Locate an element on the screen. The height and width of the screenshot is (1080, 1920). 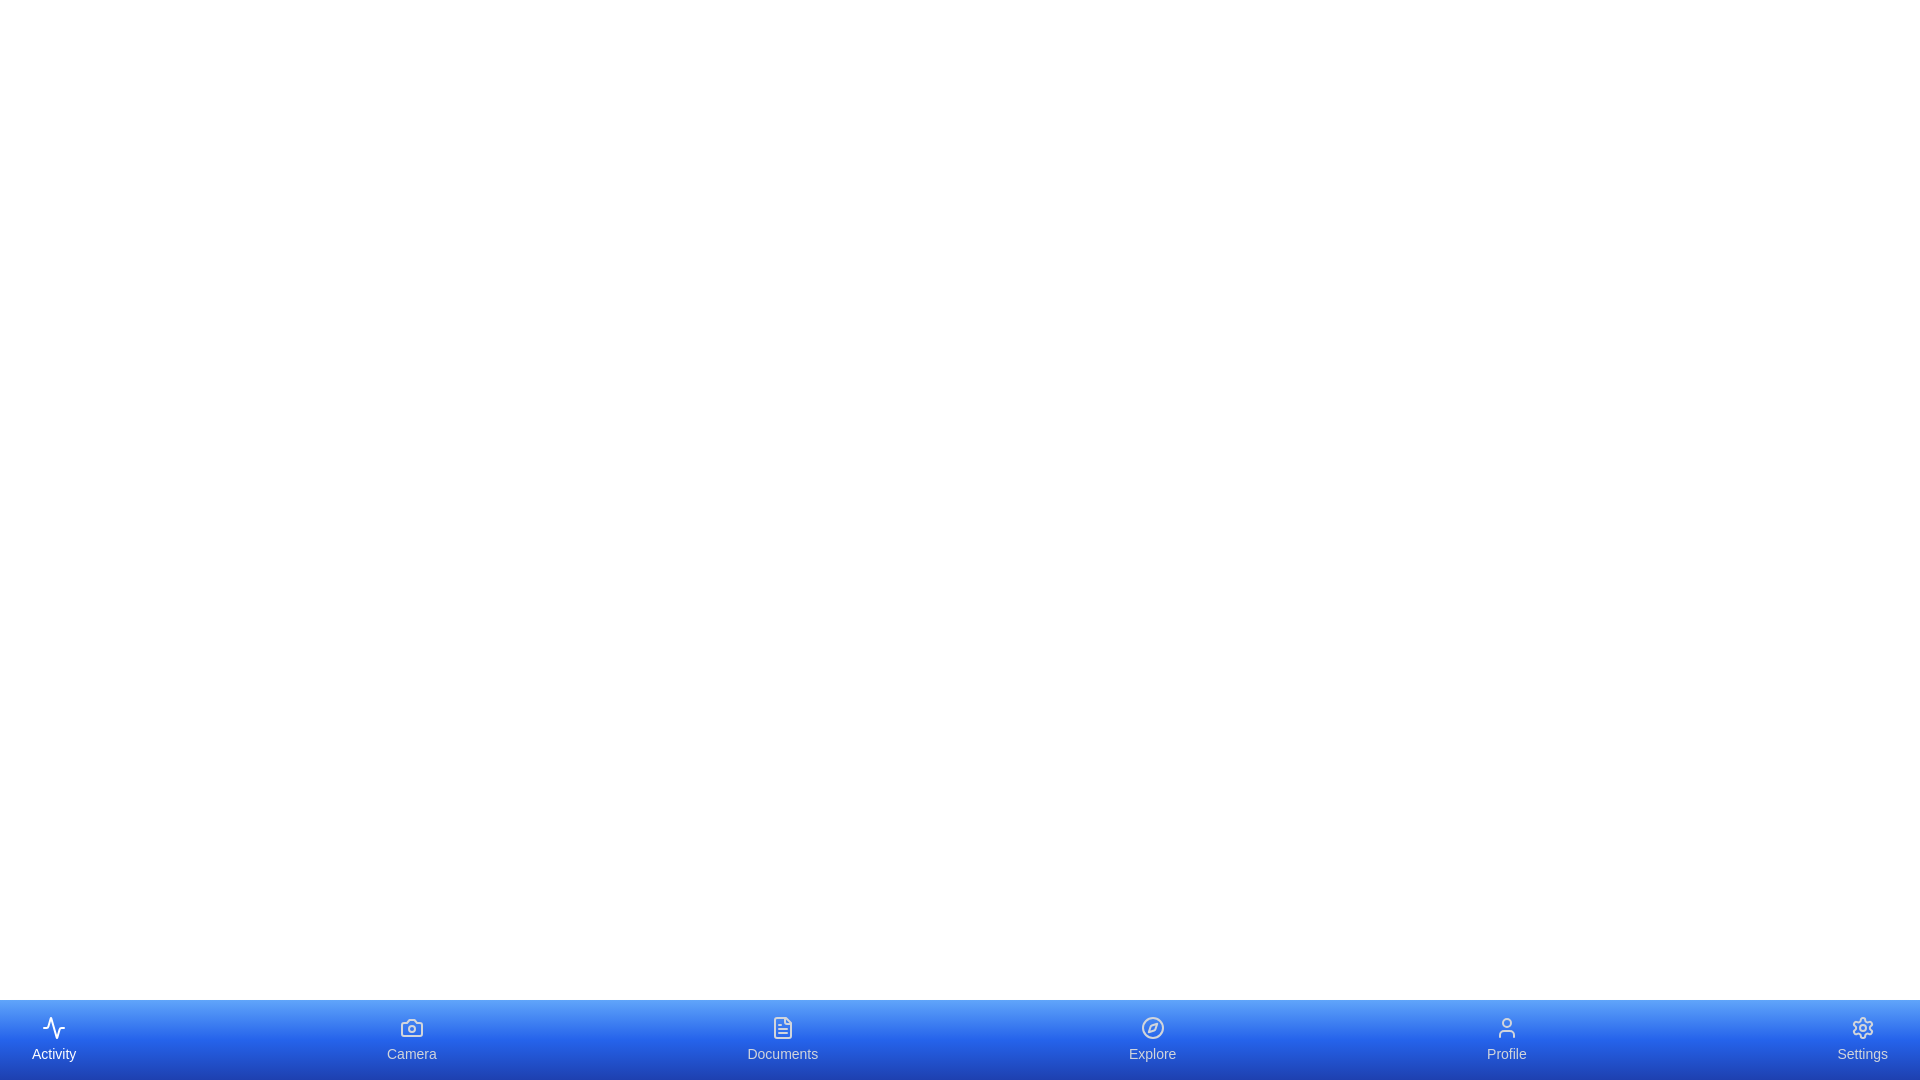
the tab labeled Activity is located at coordinates (53, 1039).